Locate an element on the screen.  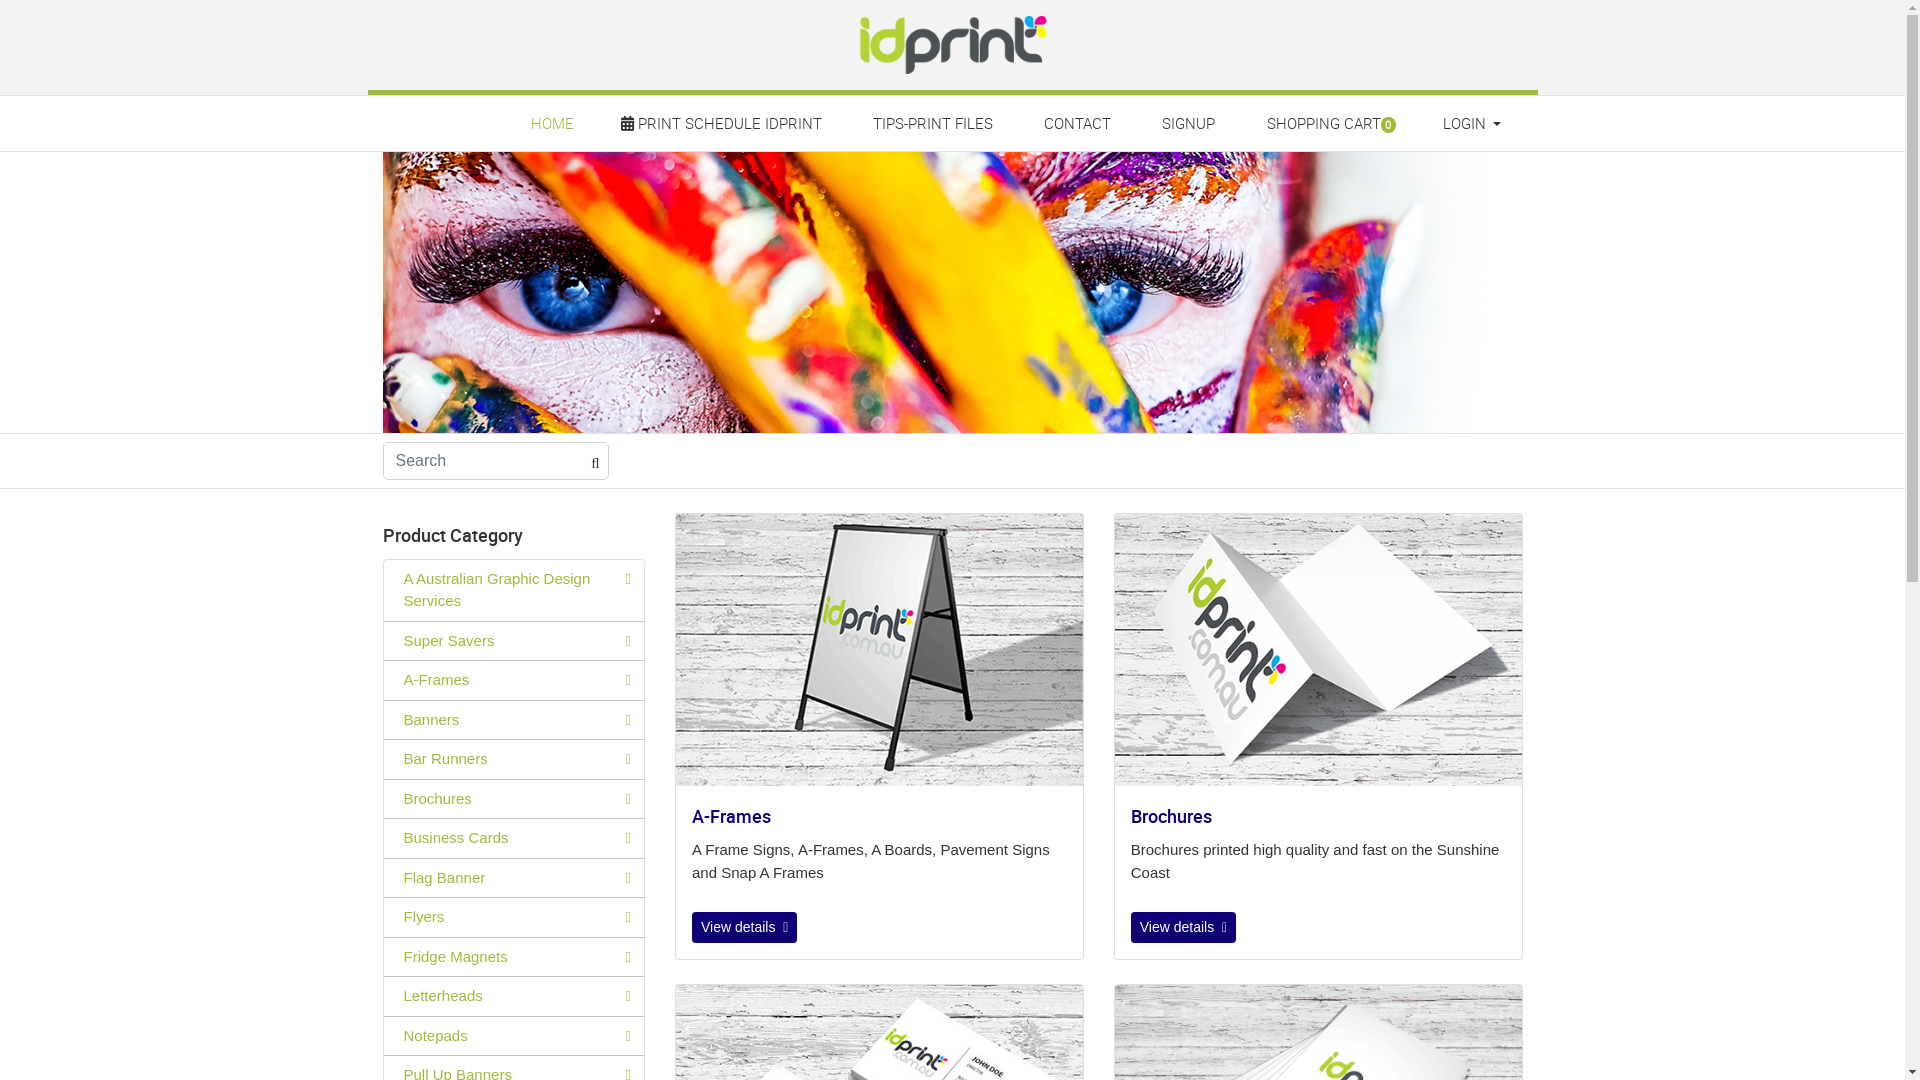
'LOGIN' is located at coordinates (1469, 123).